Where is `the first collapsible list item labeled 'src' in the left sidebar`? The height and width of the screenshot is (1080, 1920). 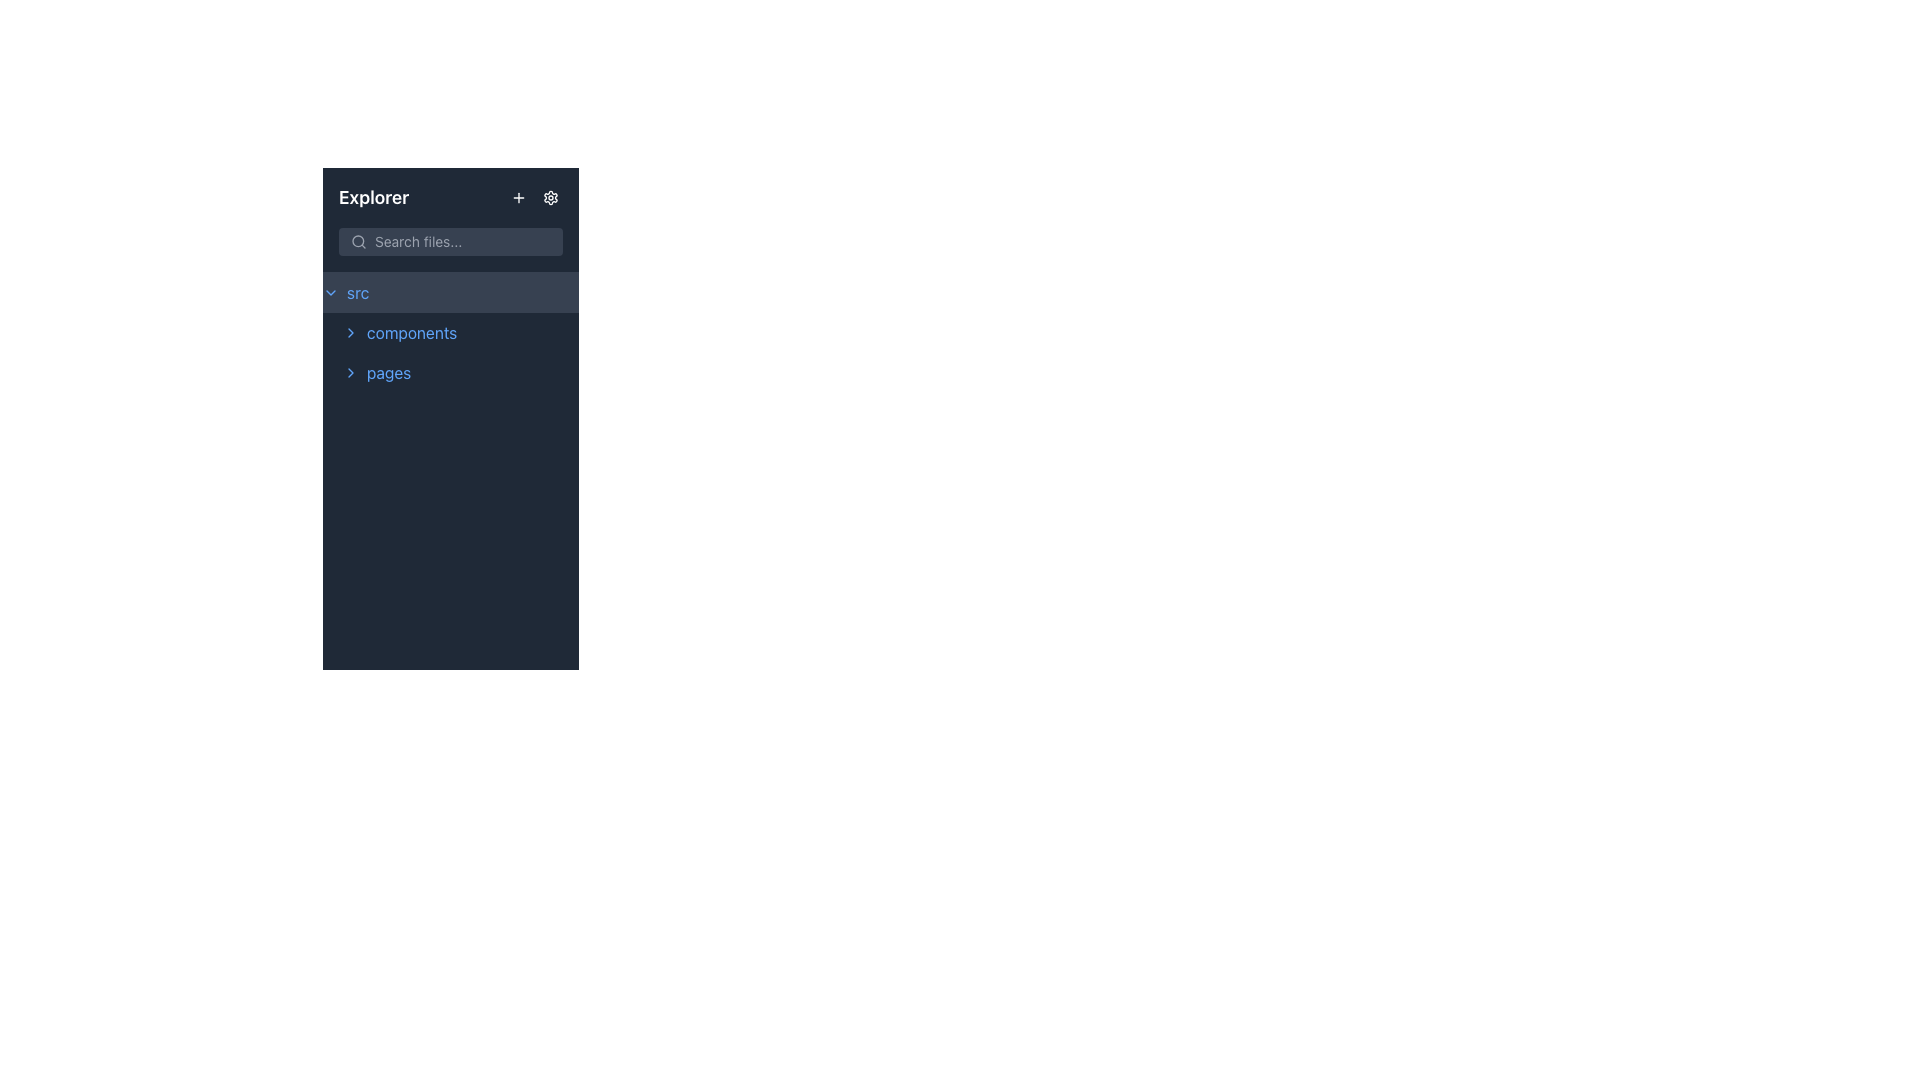
the first collapsible list item labeled 'src' in the left sidebar is located at coordinates (450, 293).